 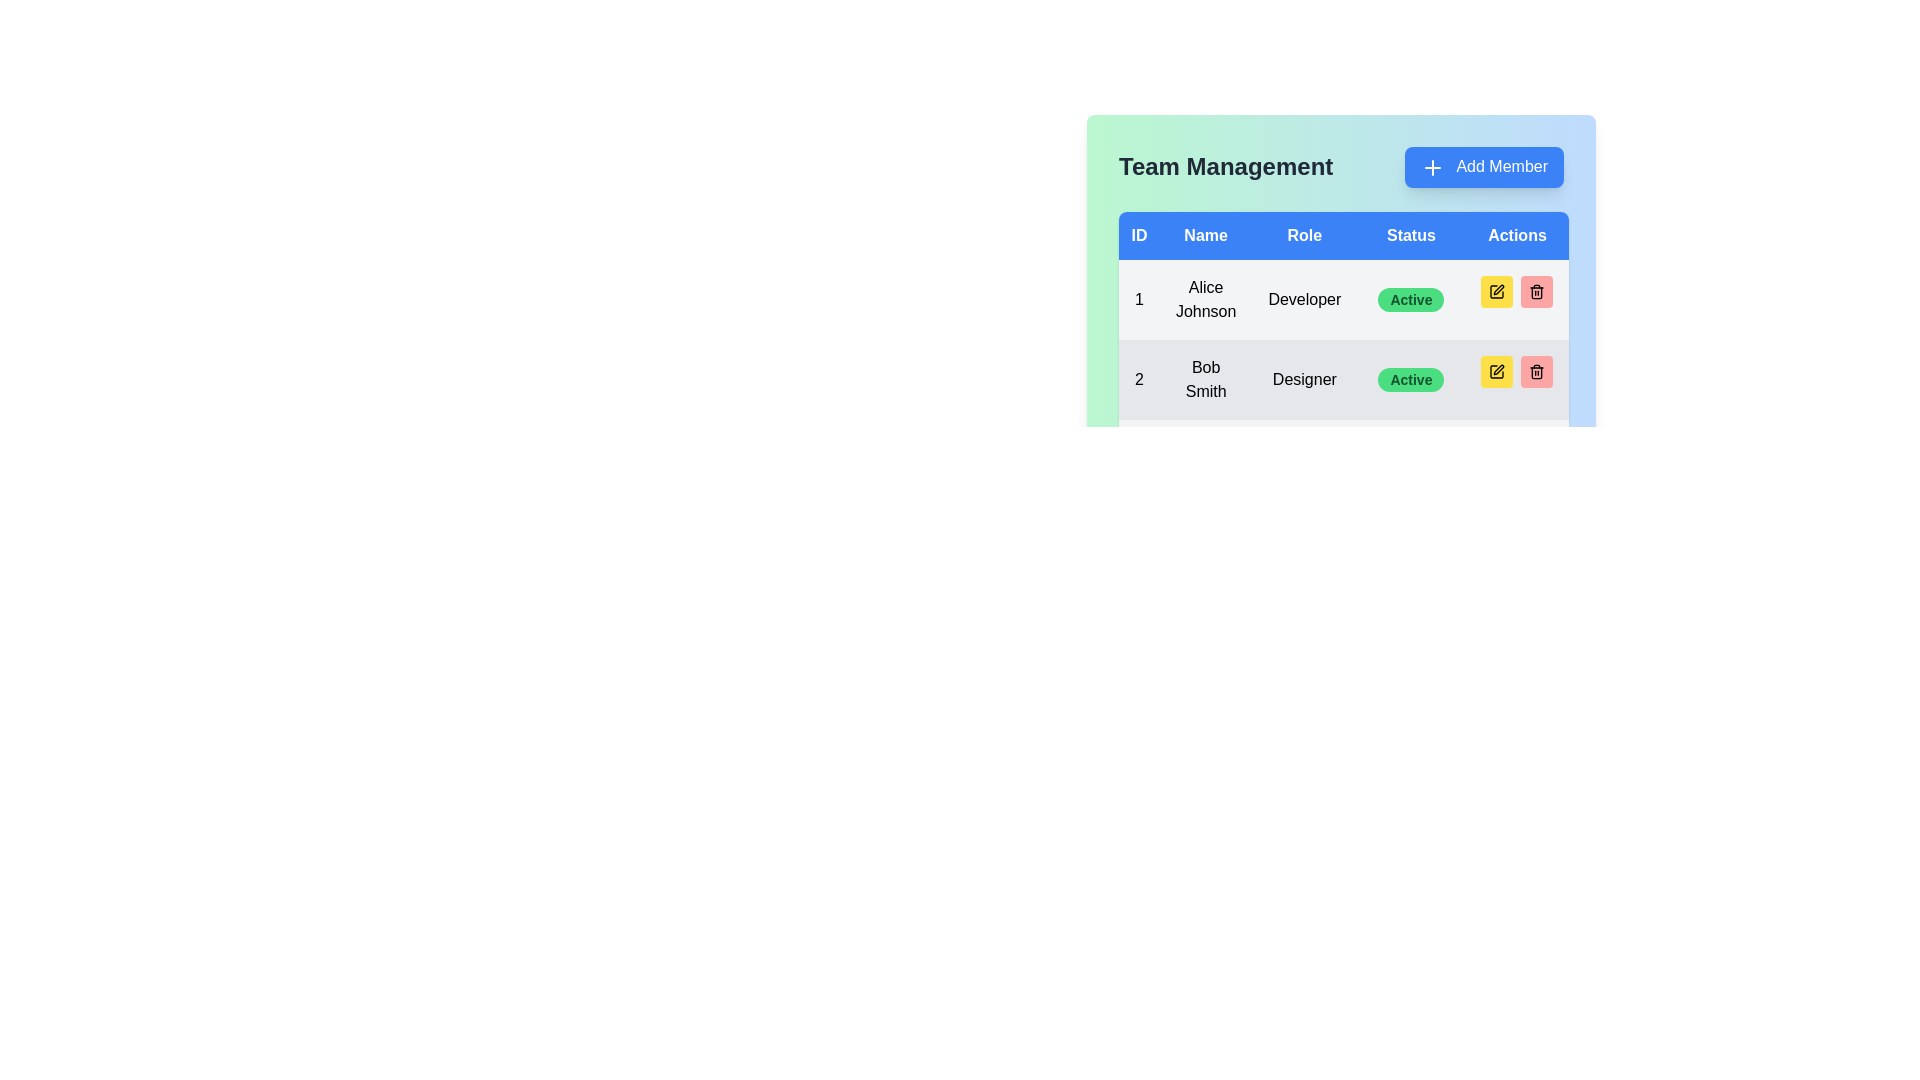 What do you see at coordinates (1139, 379) in the screenshot?
I see `the numeric identifier '2' which is styled with a bold font and located within a light gray background row` at bounding box center [1139, 379].